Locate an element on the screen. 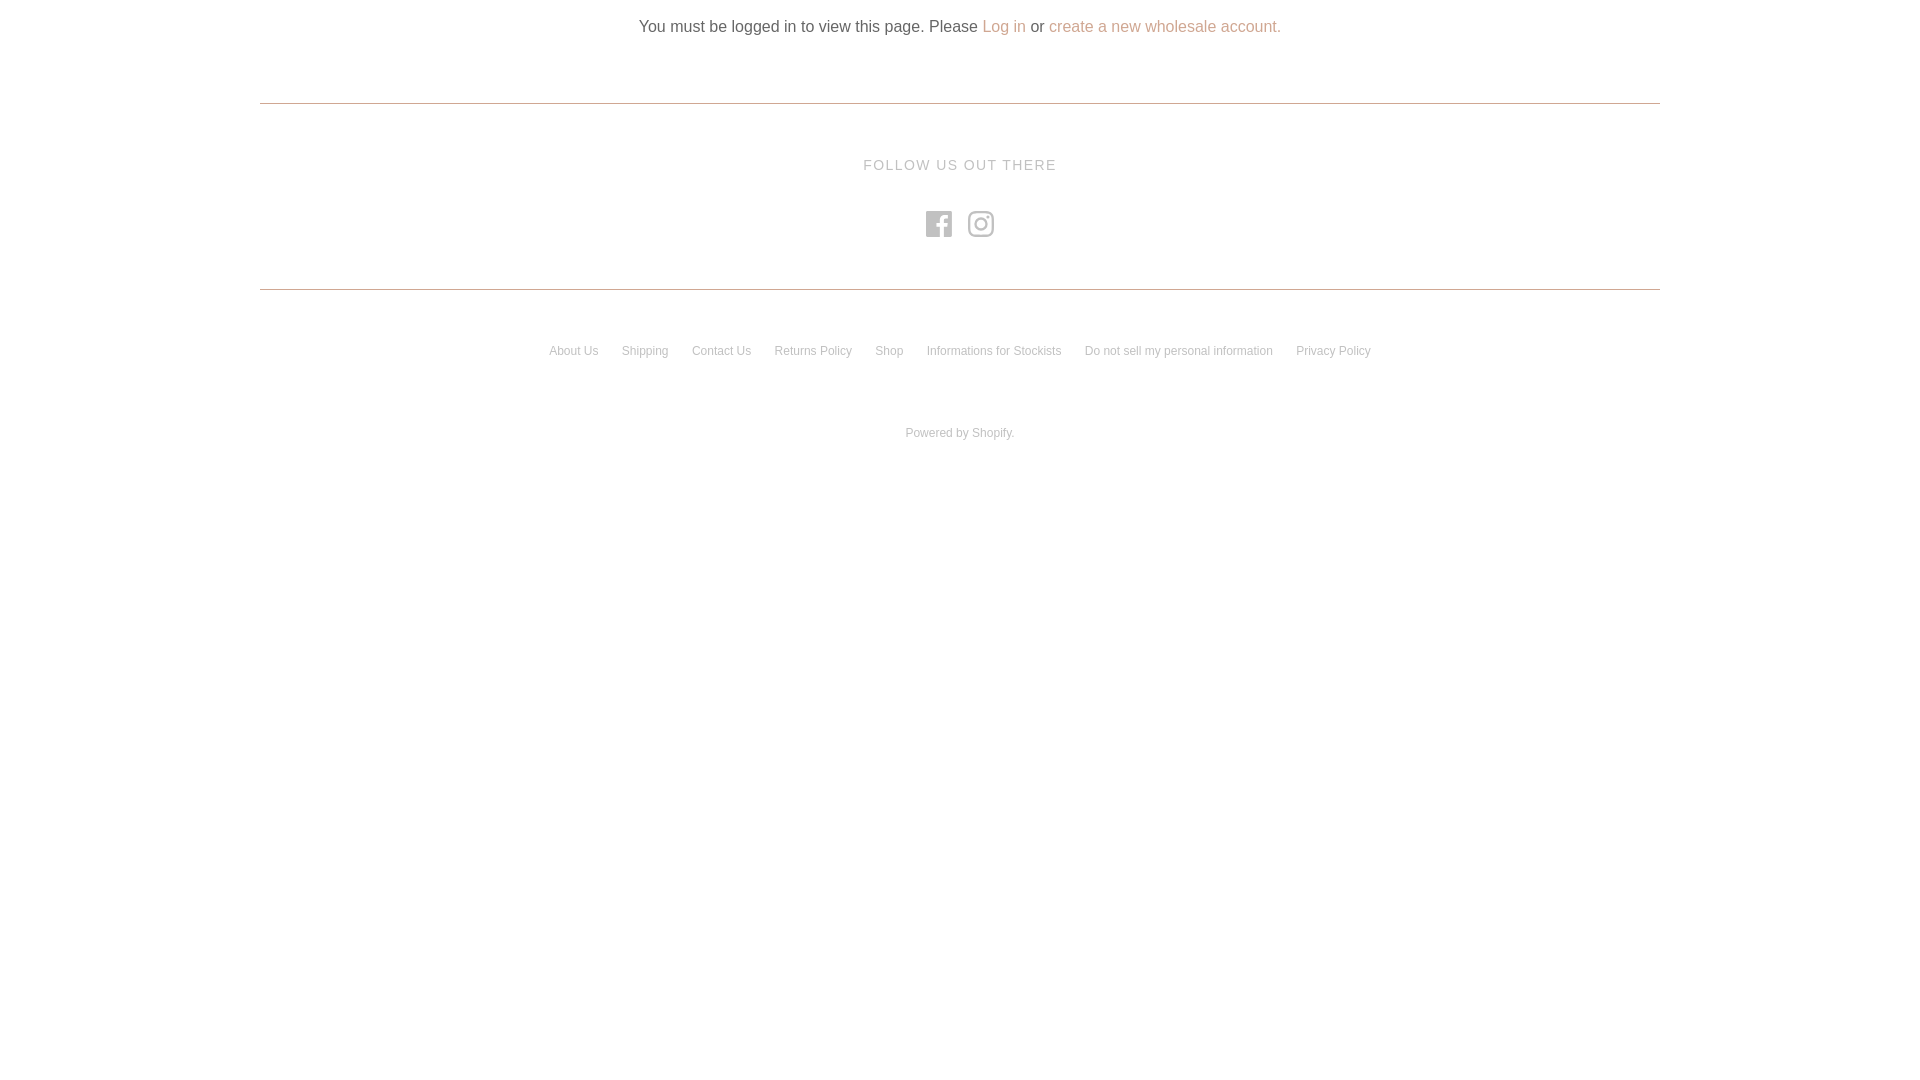 The image size is (1920, 1080). 'Informations for Stockists' is located at coordinates (994, 350).